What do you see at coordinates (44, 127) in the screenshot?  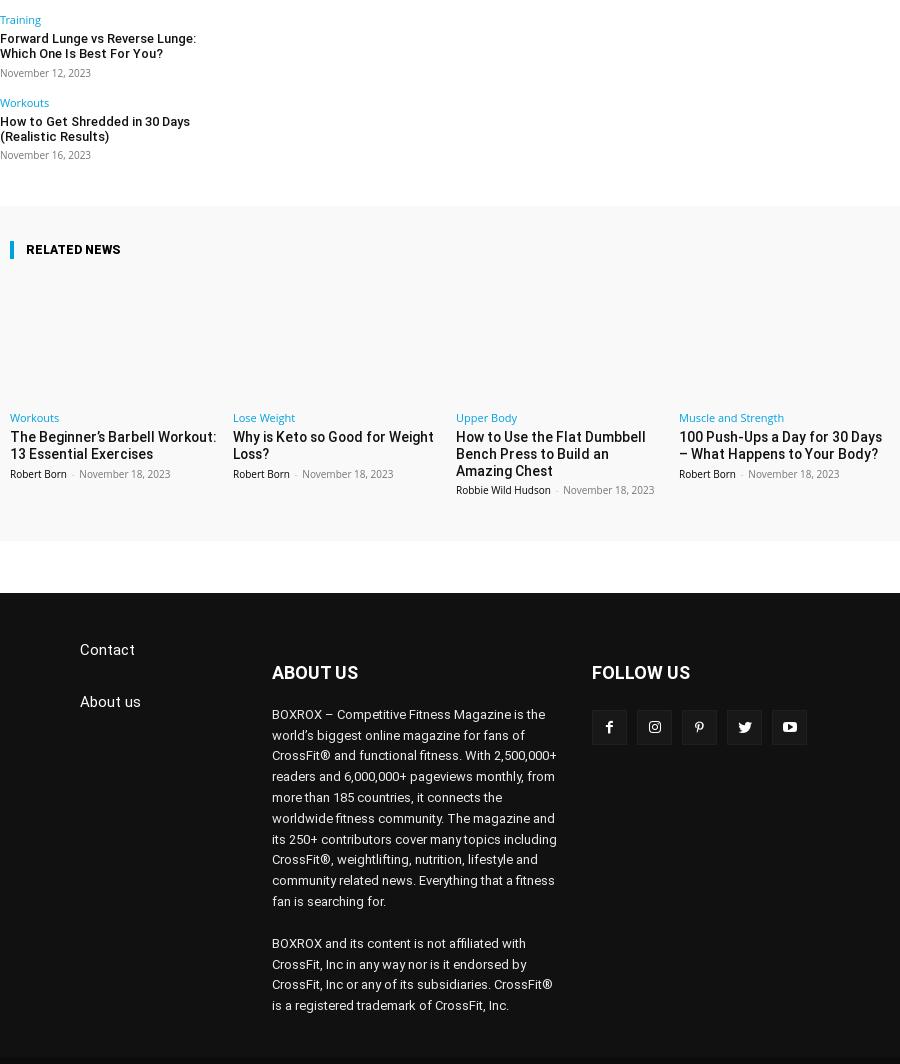 I see `'November 16, 2023'` at bounding box center [44, 127].